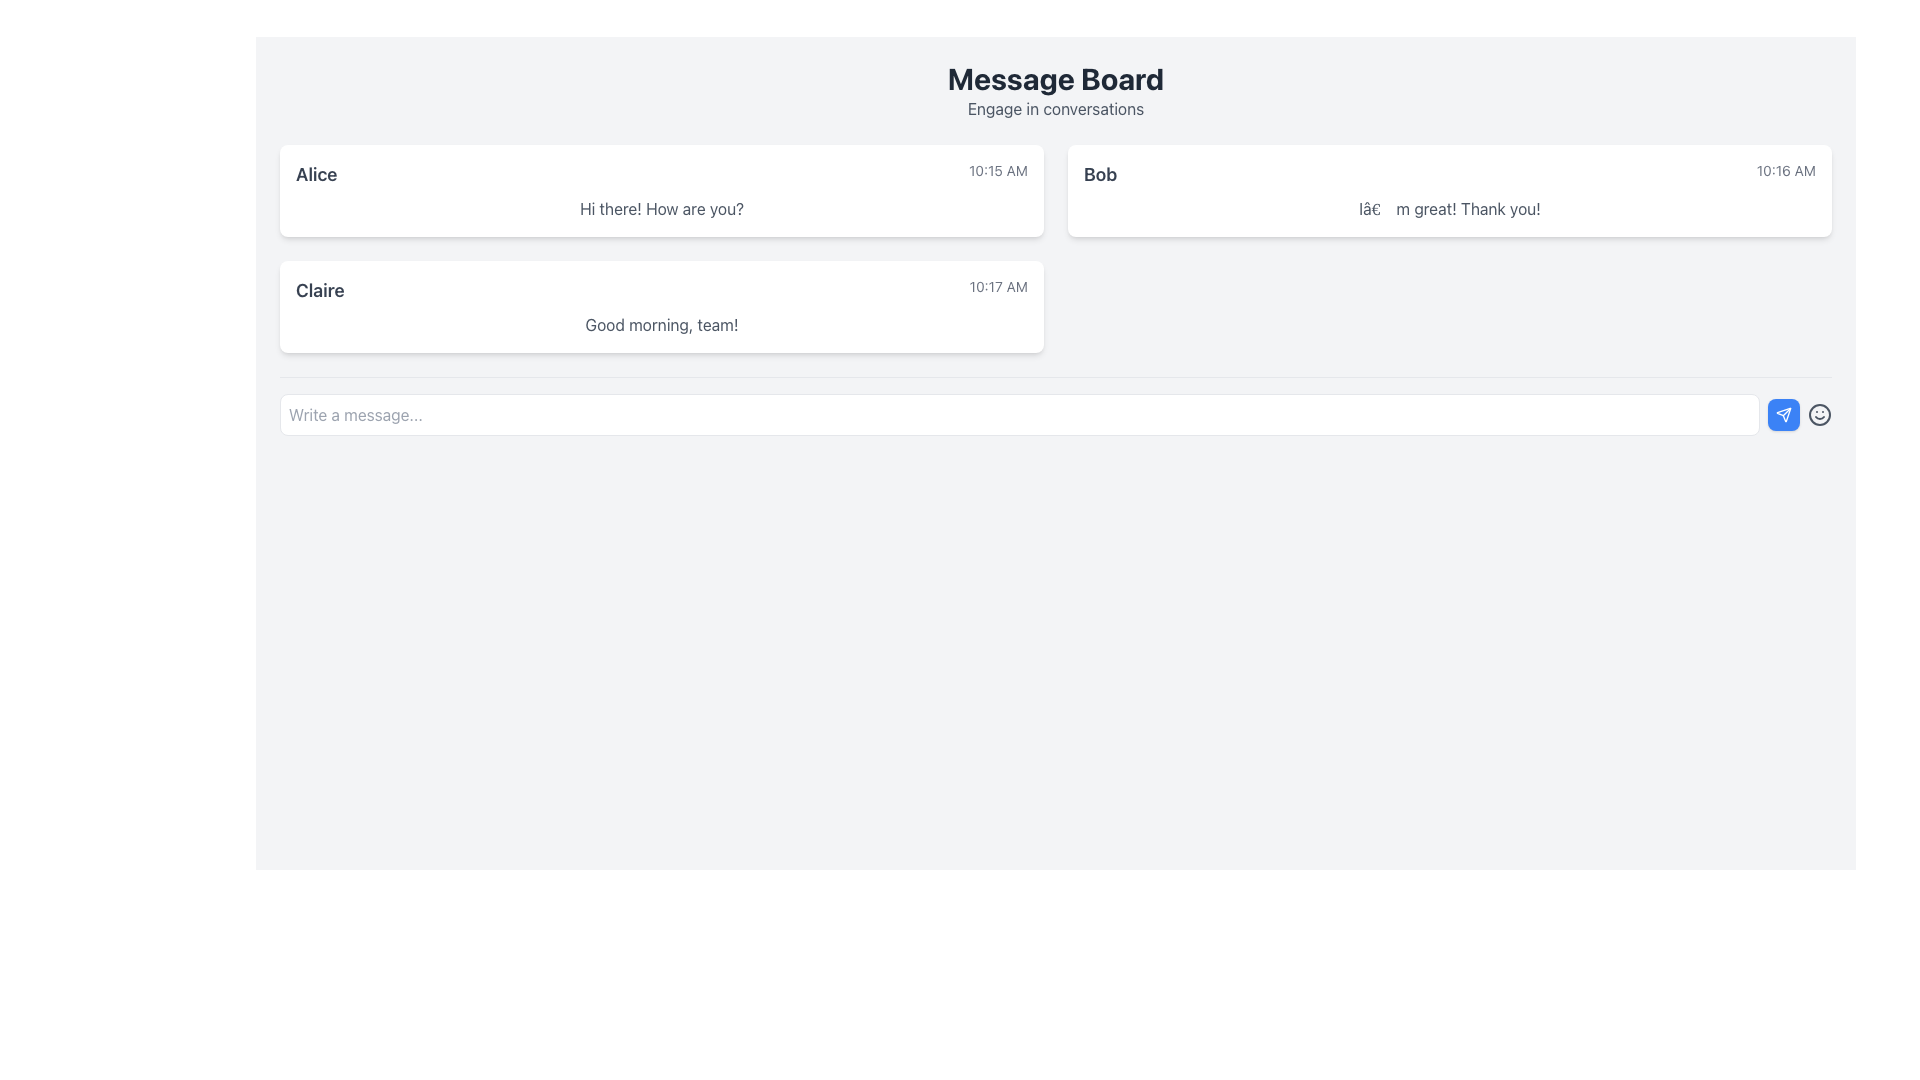 The height and width of the screenshot is (1080, 1920). Describe the element at coordinates (315, 173) in the screenshot. I see `user name displayed in the text label located at the top-left corner of the message card in the chat column` at that location.